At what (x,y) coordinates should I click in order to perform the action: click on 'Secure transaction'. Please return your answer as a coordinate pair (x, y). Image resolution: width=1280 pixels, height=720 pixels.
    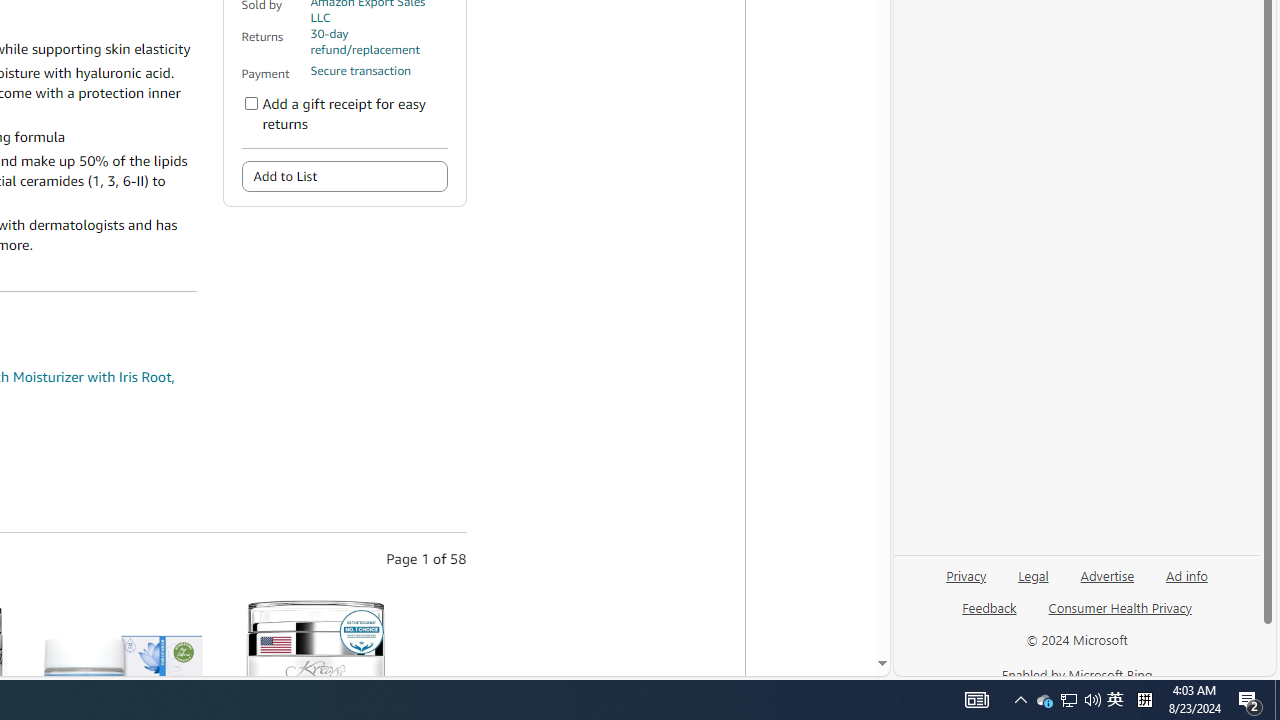
    Looking at the image, I should click on (360, 70).